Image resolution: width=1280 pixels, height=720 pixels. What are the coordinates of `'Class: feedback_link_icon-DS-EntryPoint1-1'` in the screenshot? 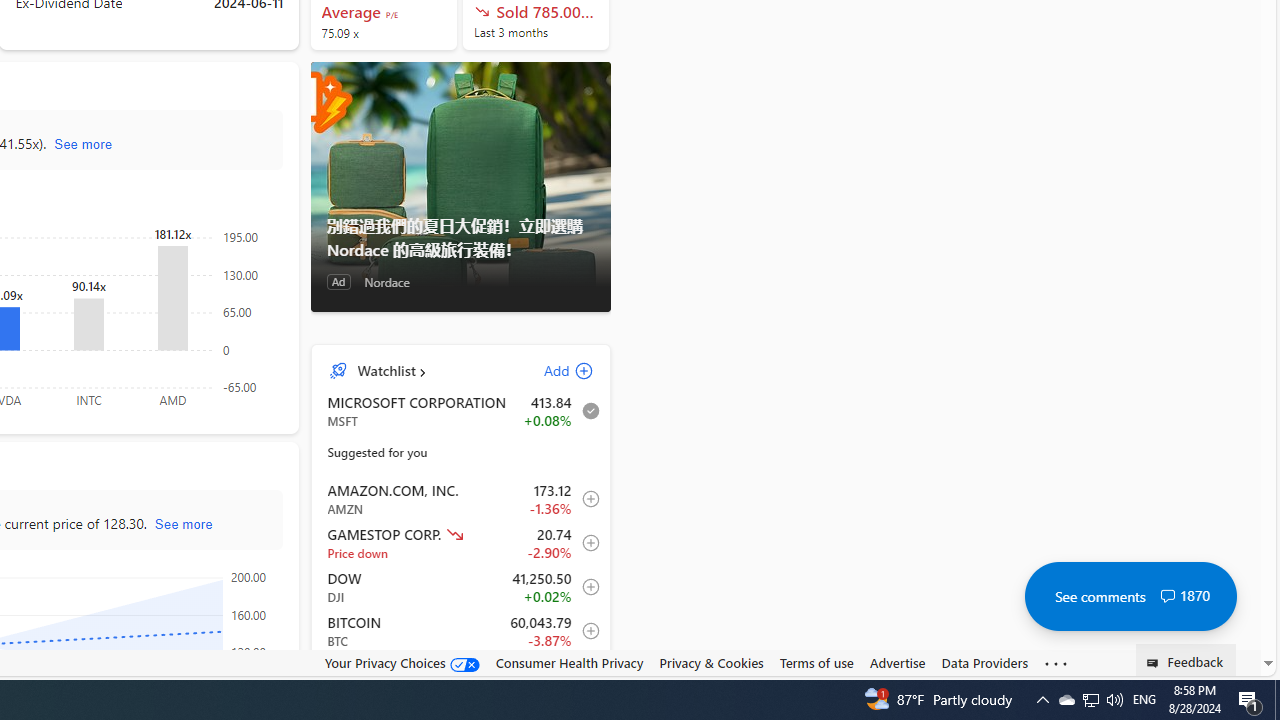 It's located at (1156, 663).